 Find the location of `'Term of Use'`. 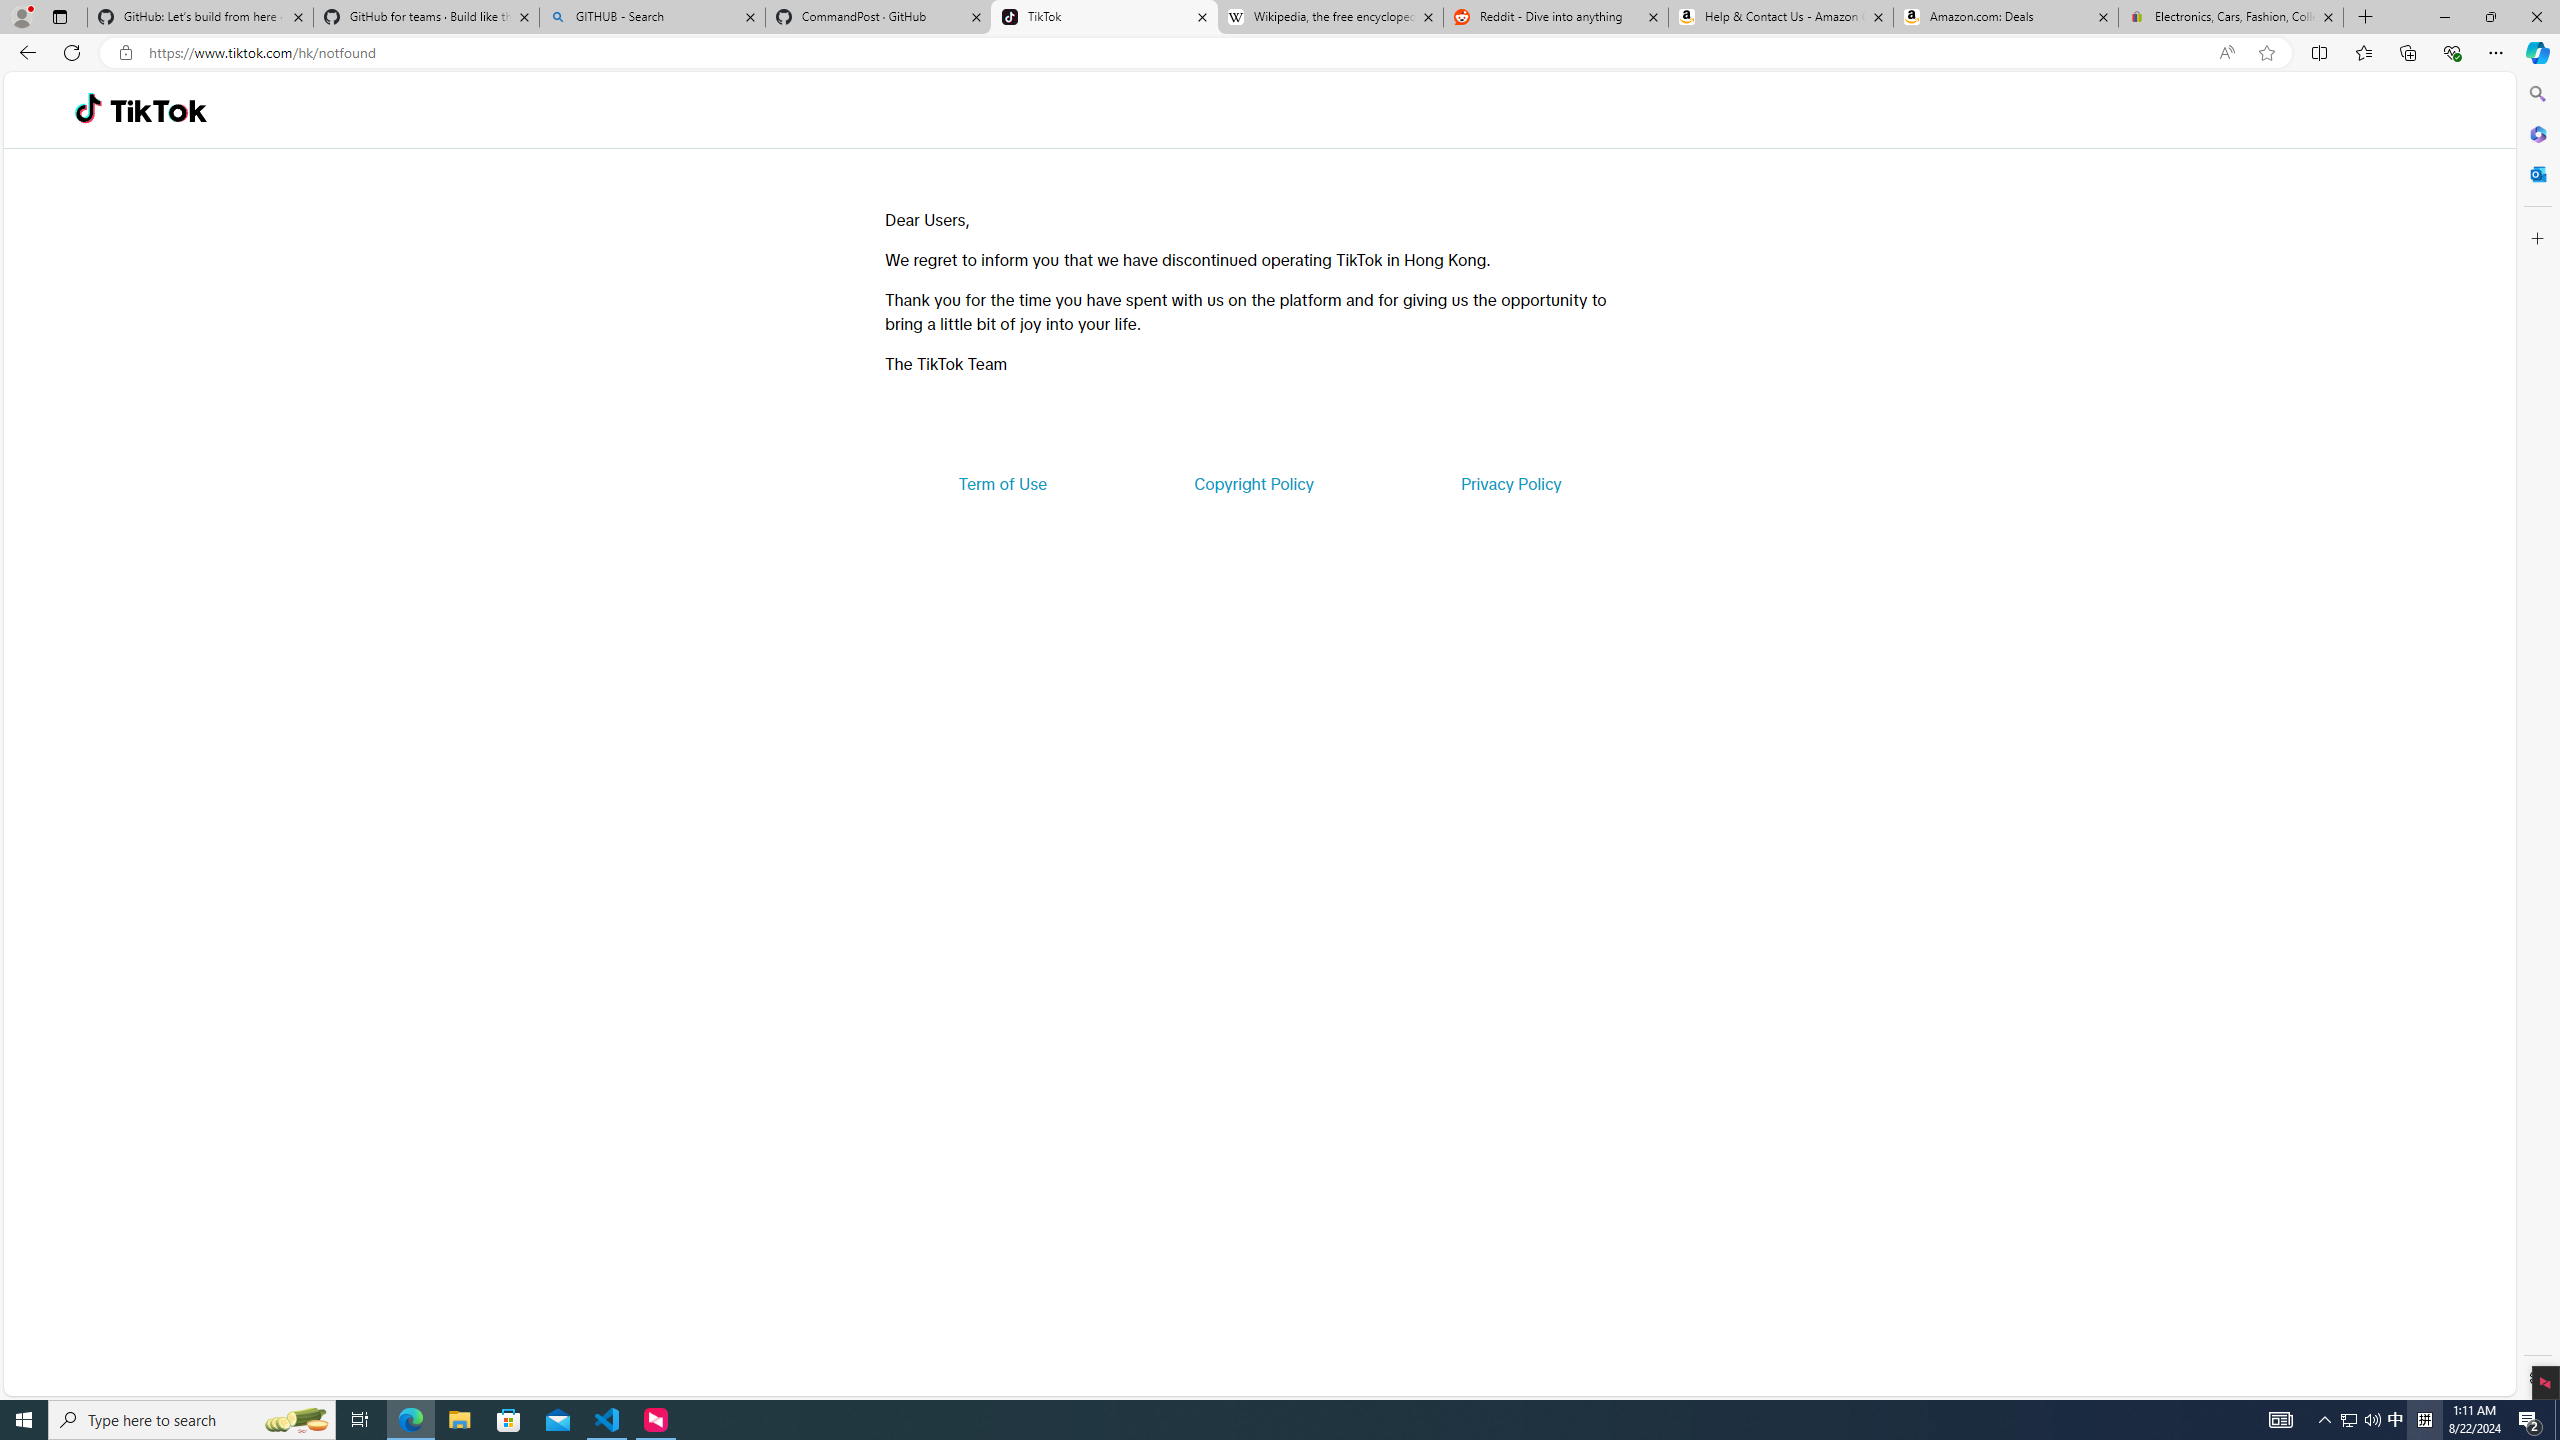

'Term of Use' is located at coordinates (1002, 482).